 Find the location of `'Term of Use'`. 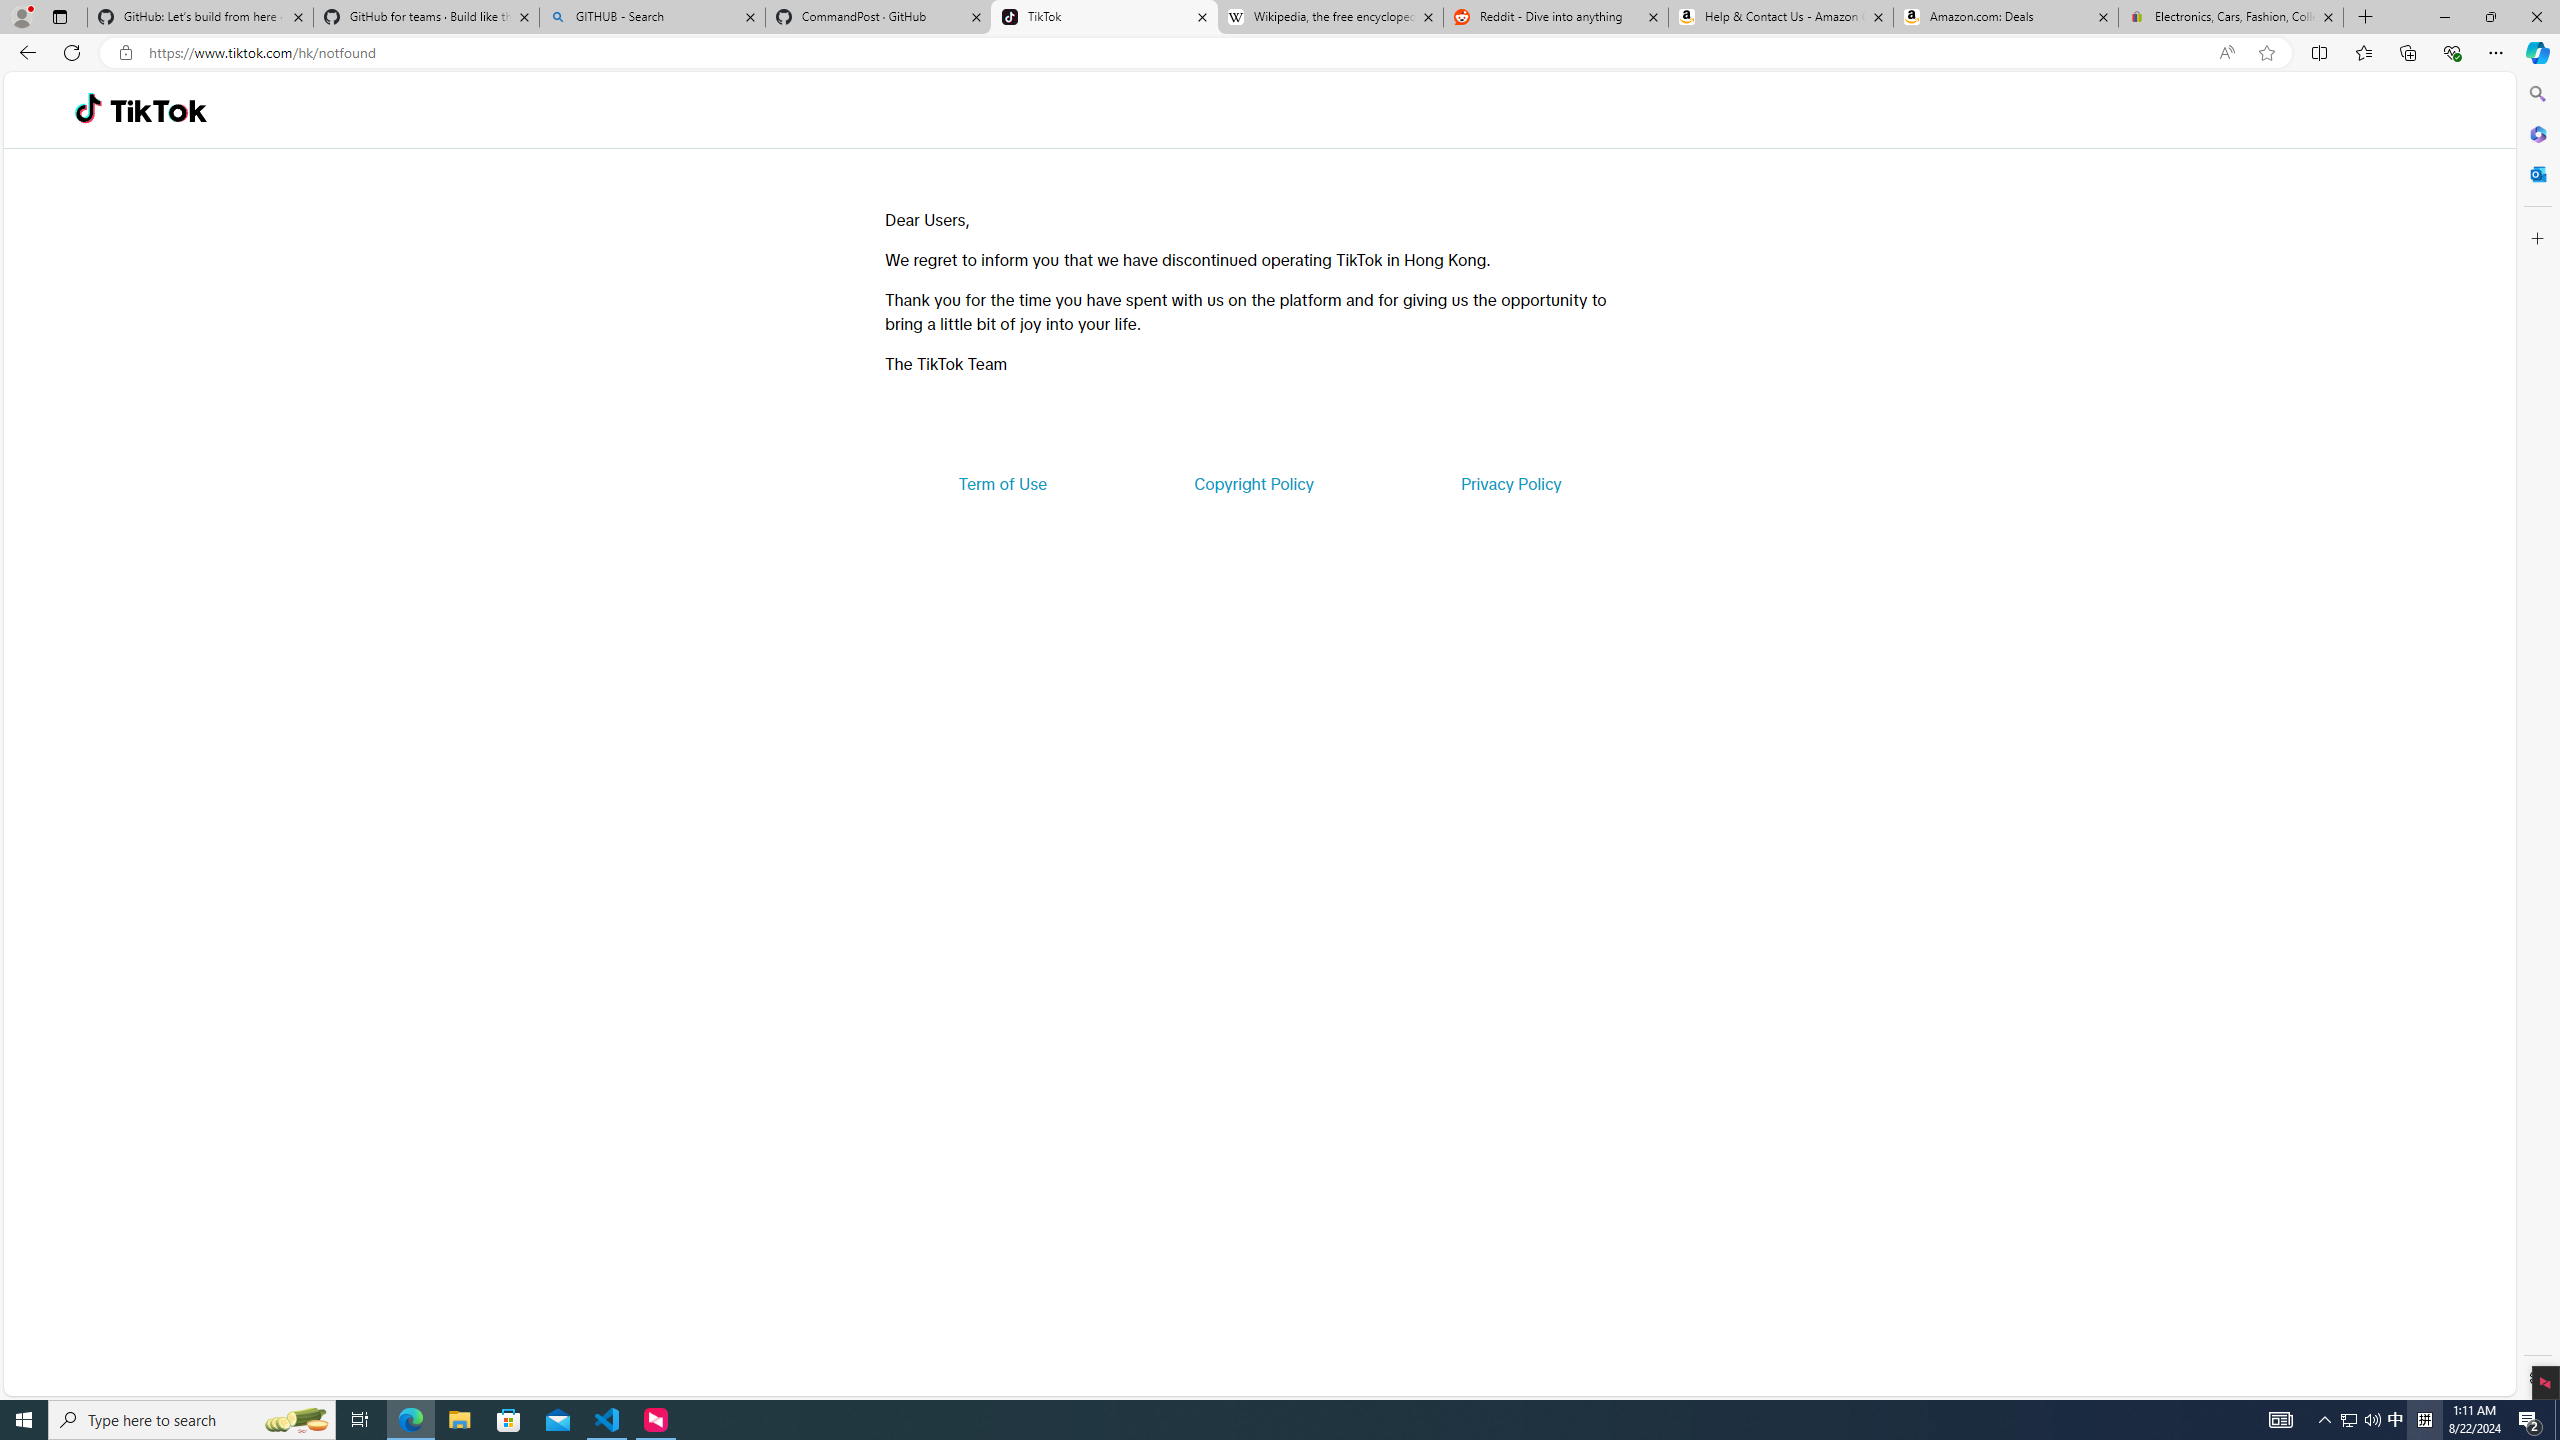

'Term of Use' is located at coordinates (1002, 482).